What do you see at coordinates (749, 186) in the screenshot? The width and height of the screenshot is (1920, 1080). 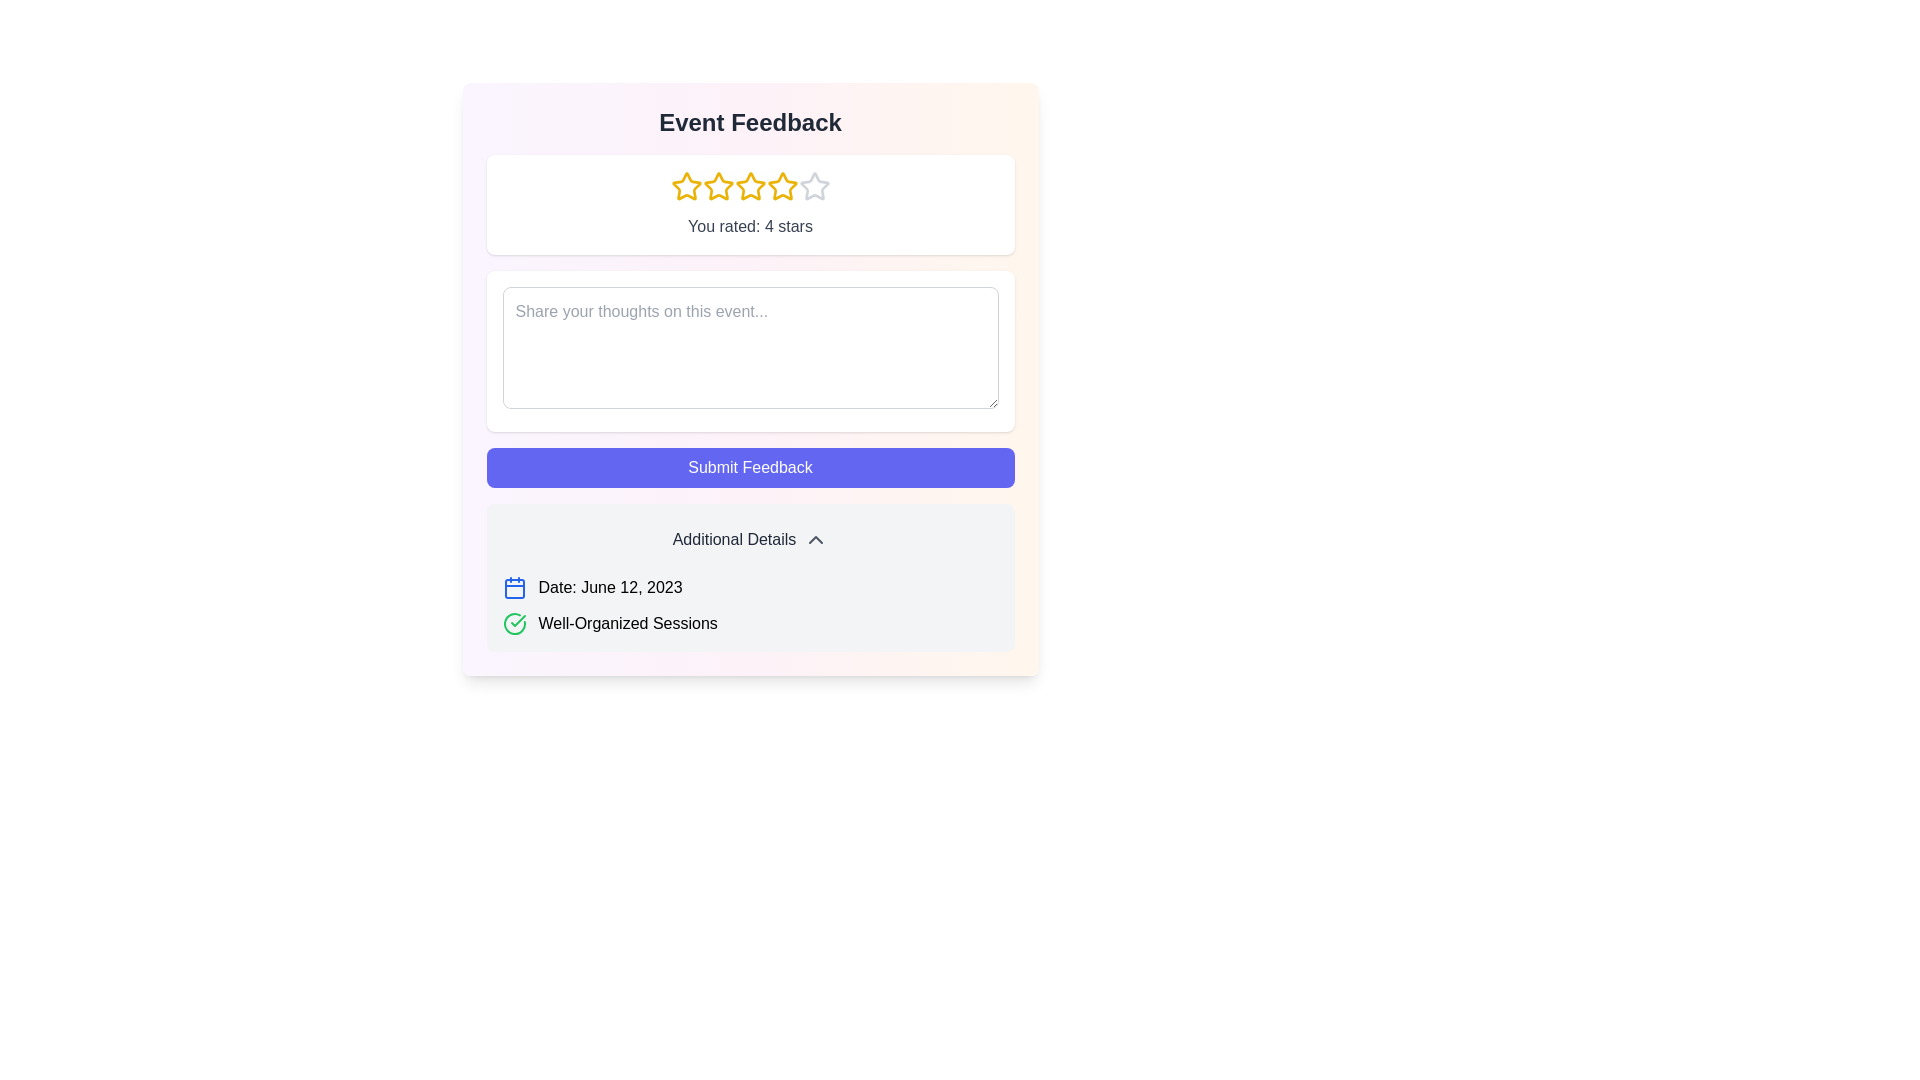 I see `the fourth active rating star element` at bounding box center [749, 186].